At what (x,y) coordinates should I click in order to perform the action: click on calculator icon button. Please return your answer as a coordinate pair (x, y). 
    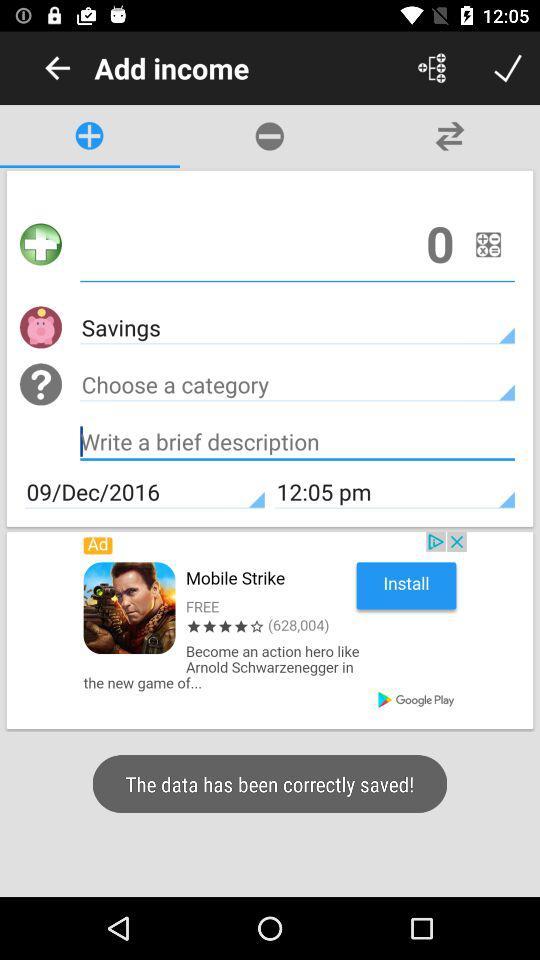
    Looking at the image, I should click on (487, 243).